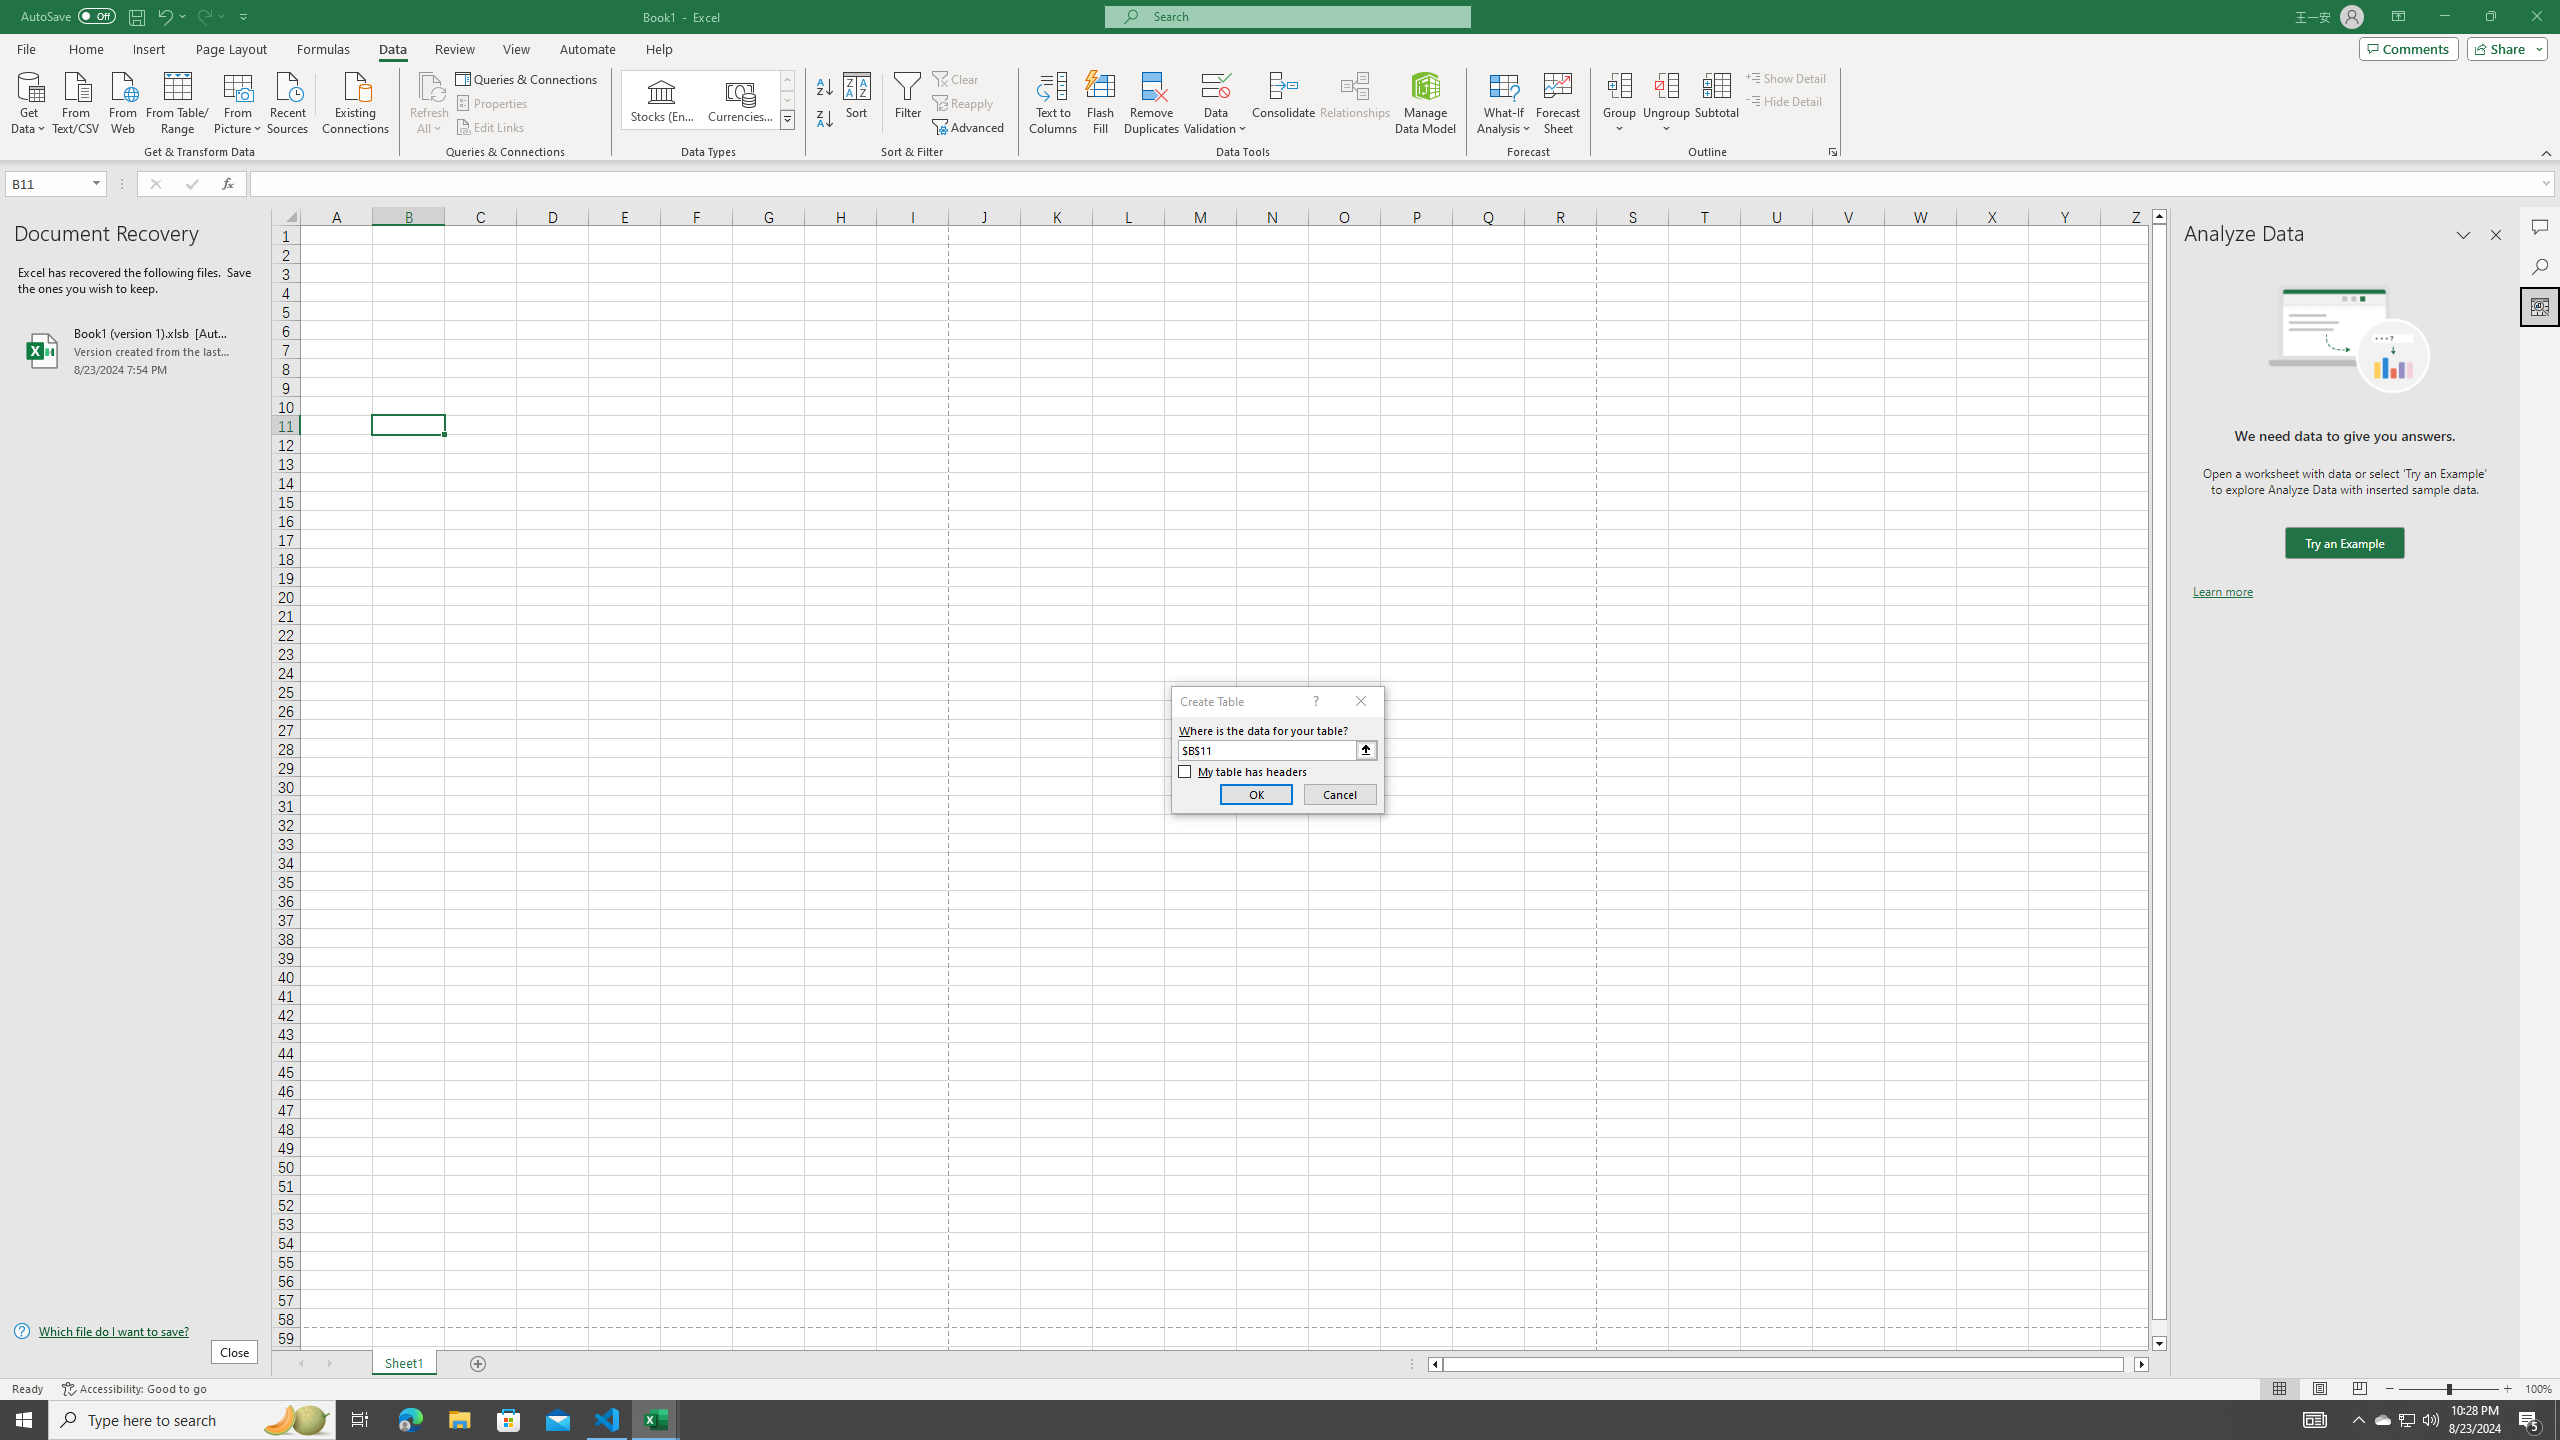  Describe the element at coordinates (1831, 150) in the screenshot. I see `'Group and Outline Settings'` at that location.